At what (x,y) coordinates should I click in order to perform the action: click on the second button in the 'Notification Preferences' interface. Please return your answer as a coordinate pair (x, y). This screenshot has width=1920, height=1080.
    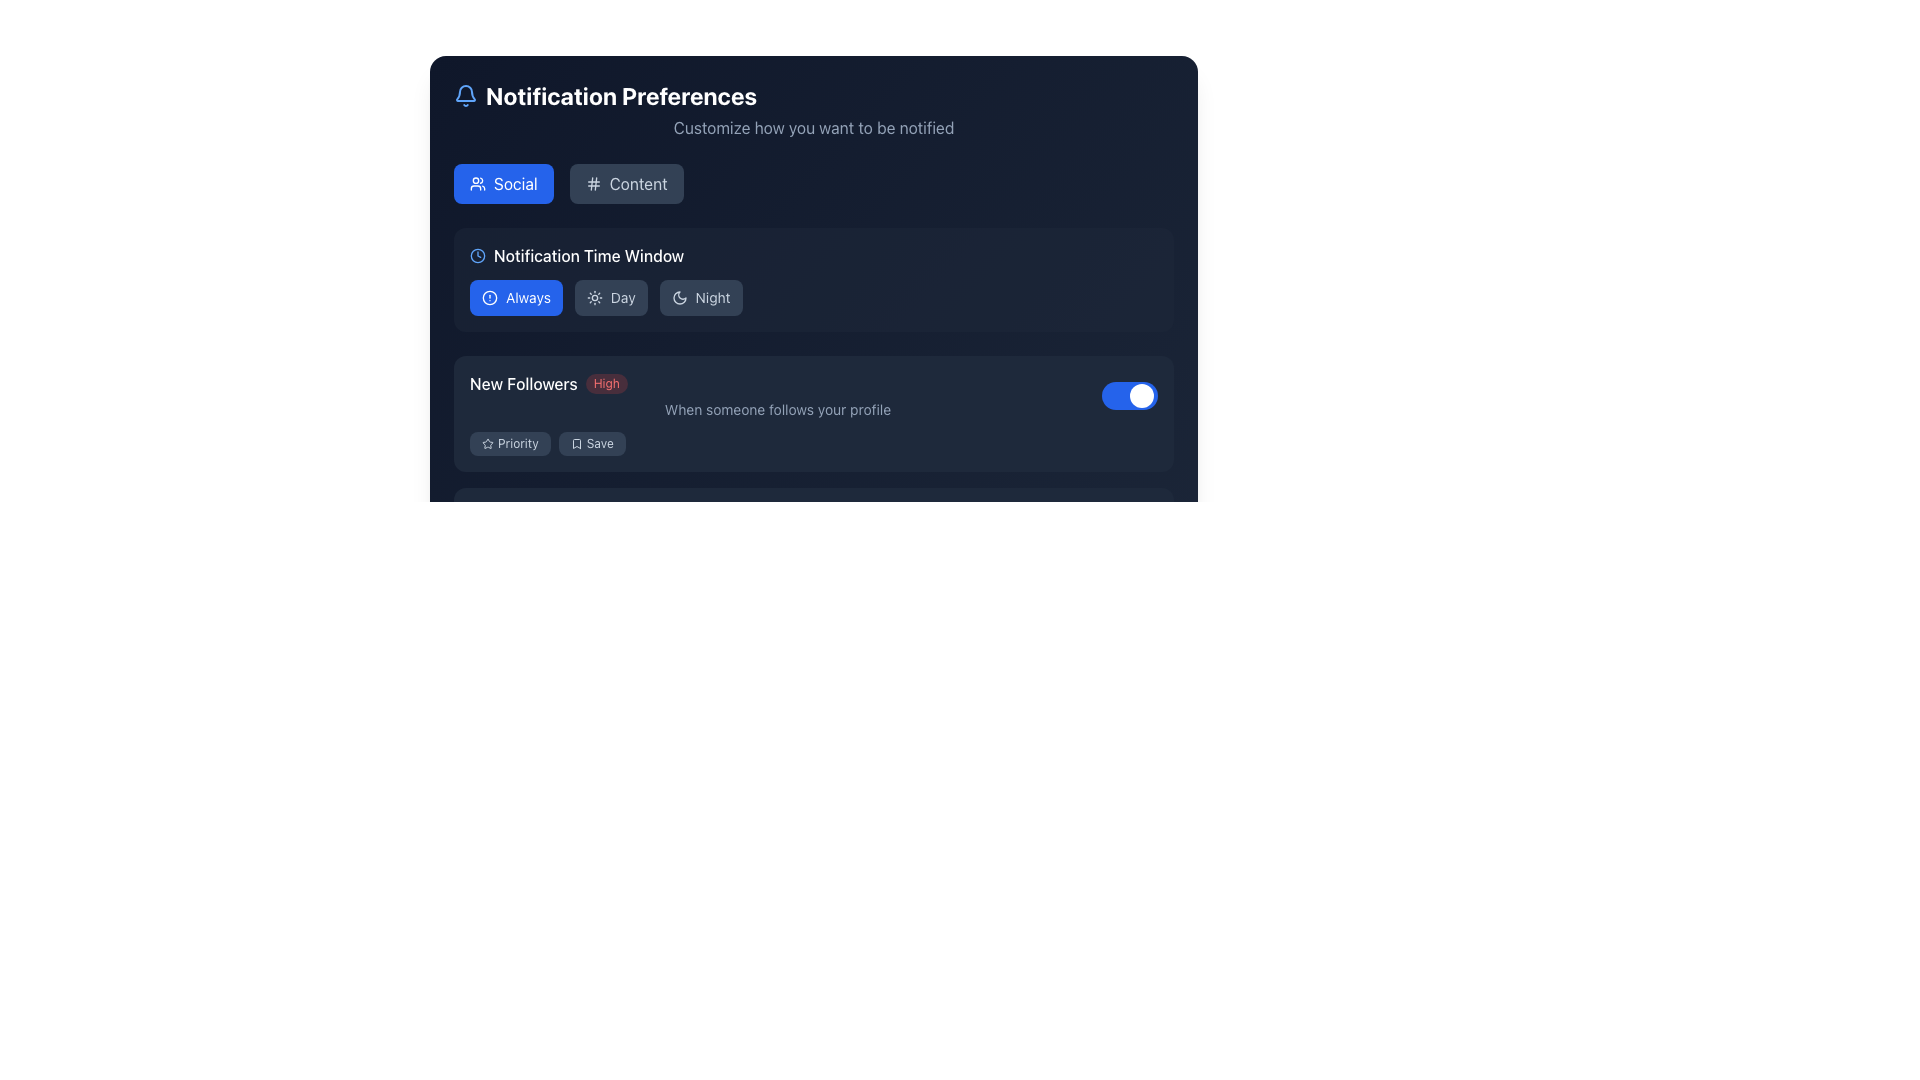
    Looking at the image, I should click on (590, 575).